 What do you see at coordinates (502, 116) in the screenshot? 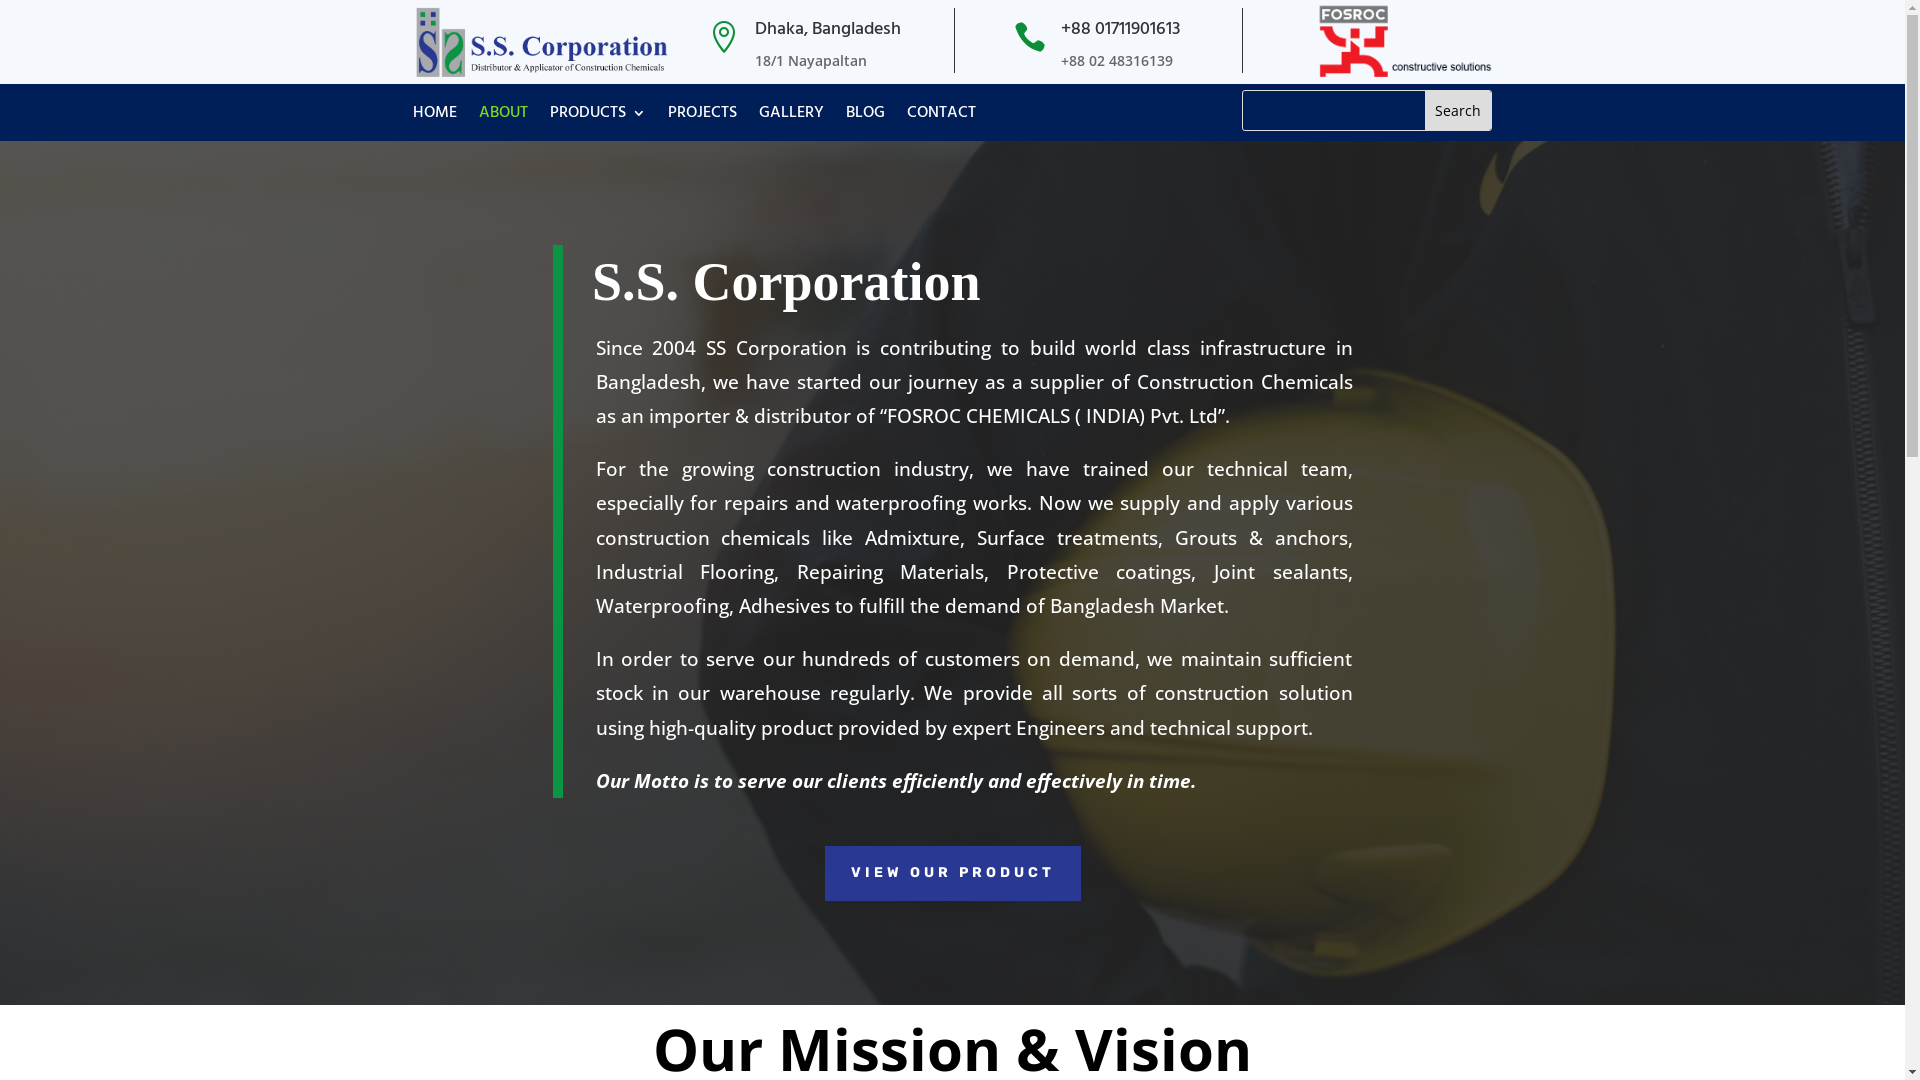
I see `'ABOUT'` at bounding box center [502, 116].